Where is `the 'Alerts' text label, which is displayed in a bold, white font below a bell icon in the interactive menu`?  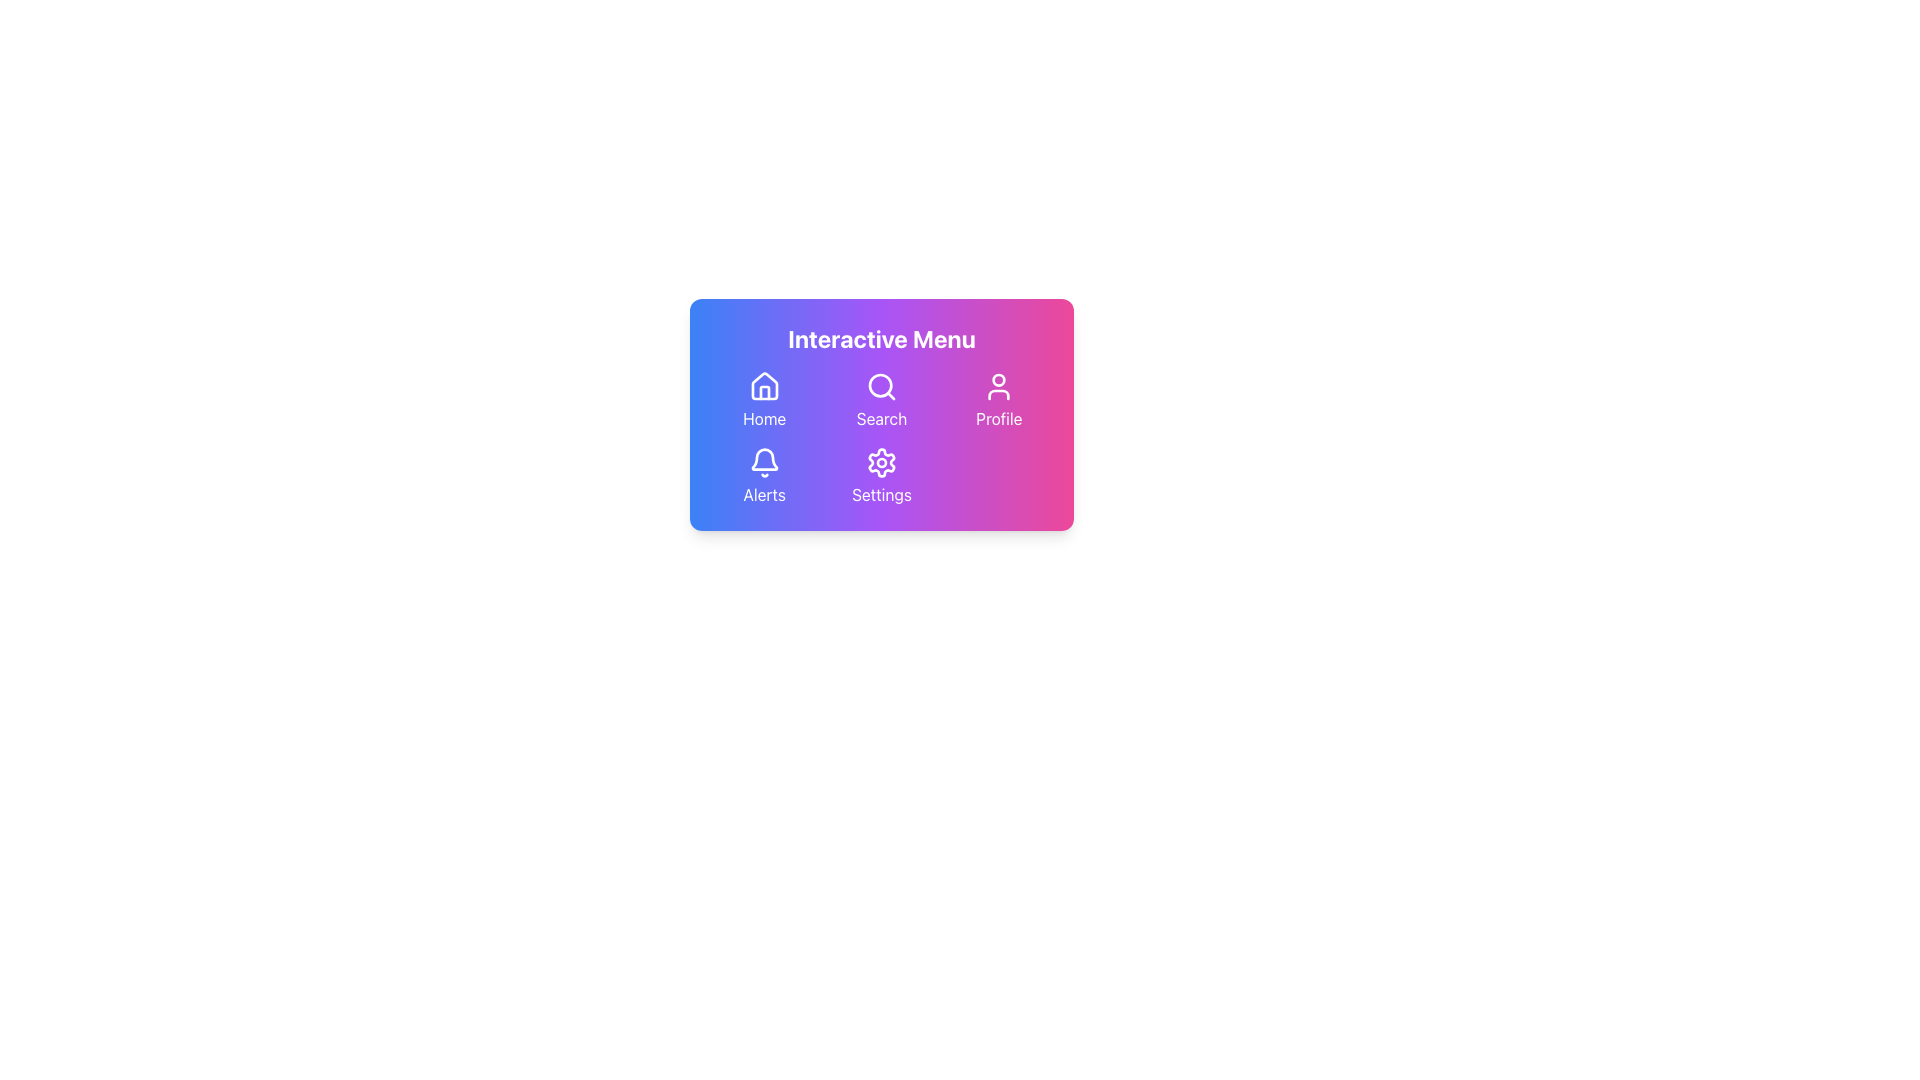 the 'Alerts' text label, which is displayed in a bold, white font below a bell icon in the interactive menu is located at coordinates (763, 494).